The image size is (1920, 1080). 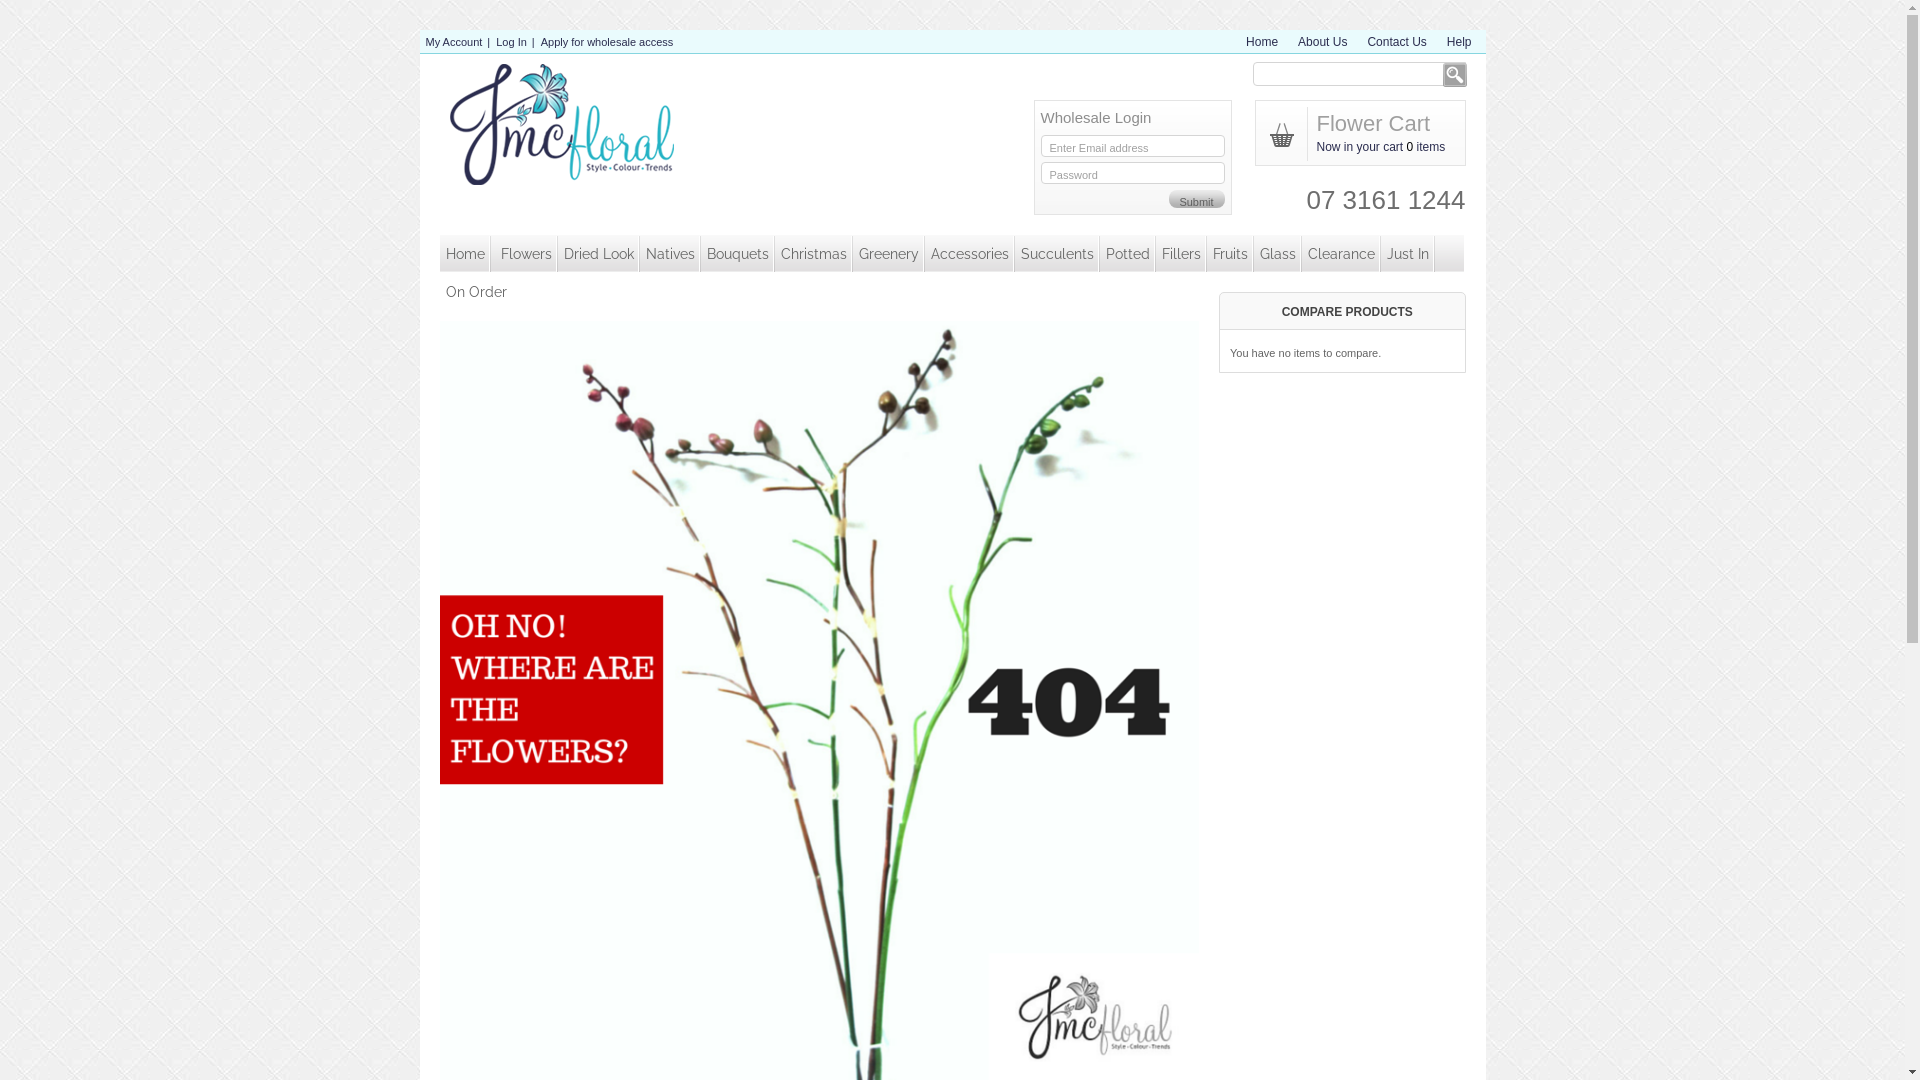 What do you see at coordinates (1195, 205) in the screenshot?
I see `'Submit'` at bounding box center [1195, 205].